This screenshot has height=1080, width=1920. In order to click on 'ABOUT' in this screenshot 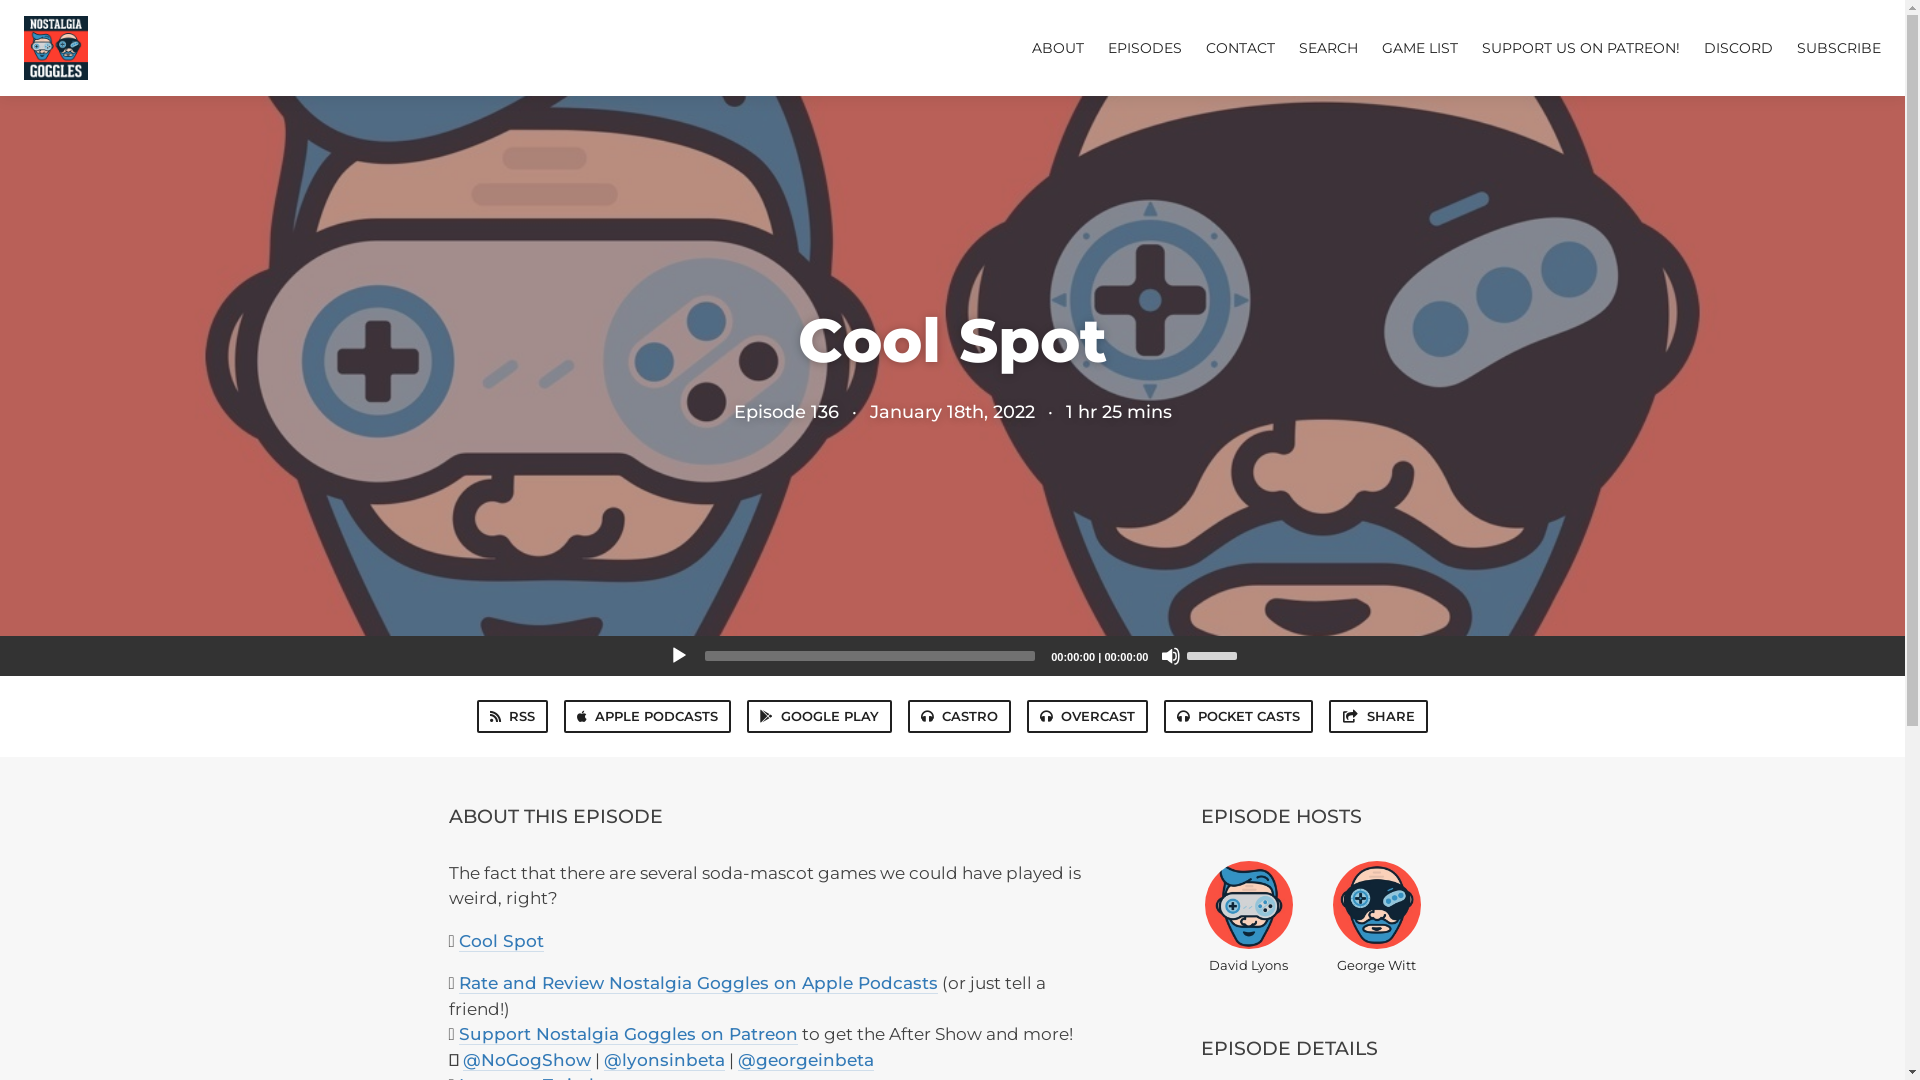, I will do `click(1056, 46)`.